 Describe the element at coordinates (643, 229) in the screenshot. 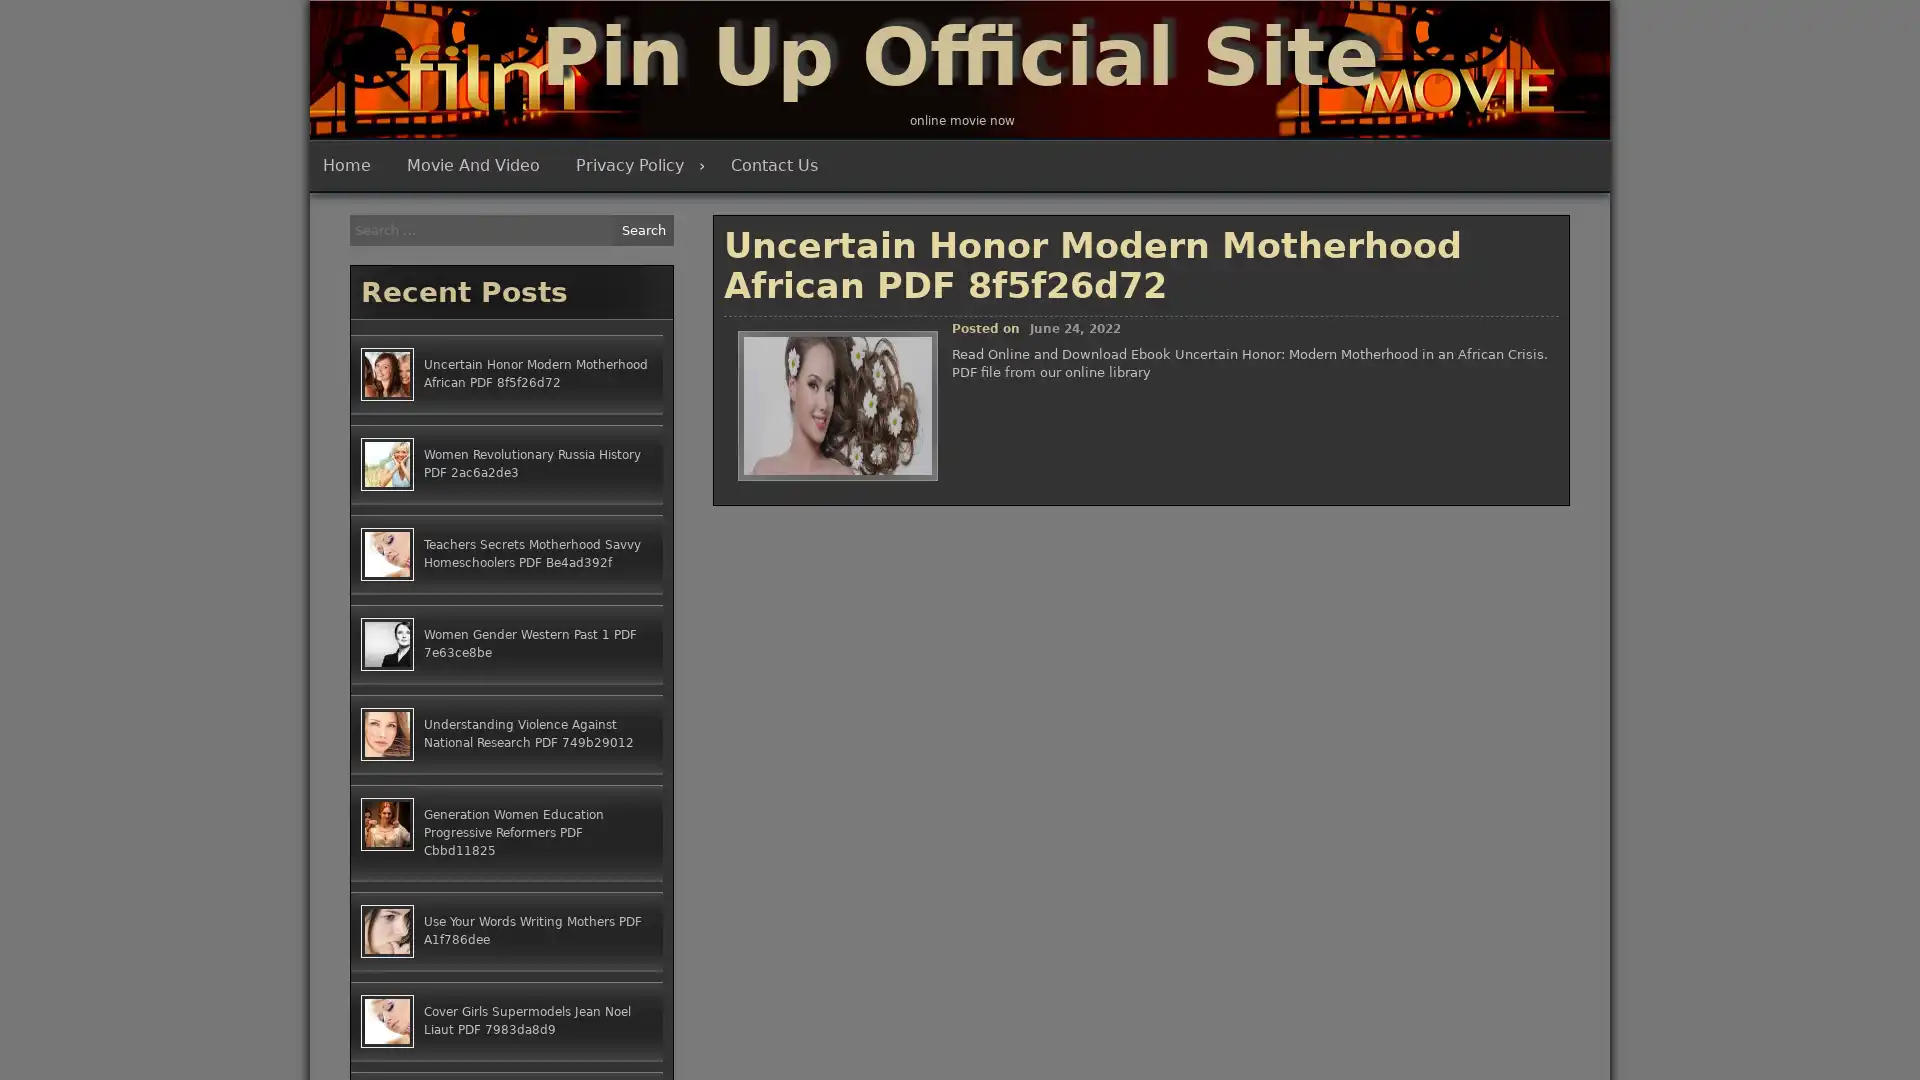

I see `Search` at that location.